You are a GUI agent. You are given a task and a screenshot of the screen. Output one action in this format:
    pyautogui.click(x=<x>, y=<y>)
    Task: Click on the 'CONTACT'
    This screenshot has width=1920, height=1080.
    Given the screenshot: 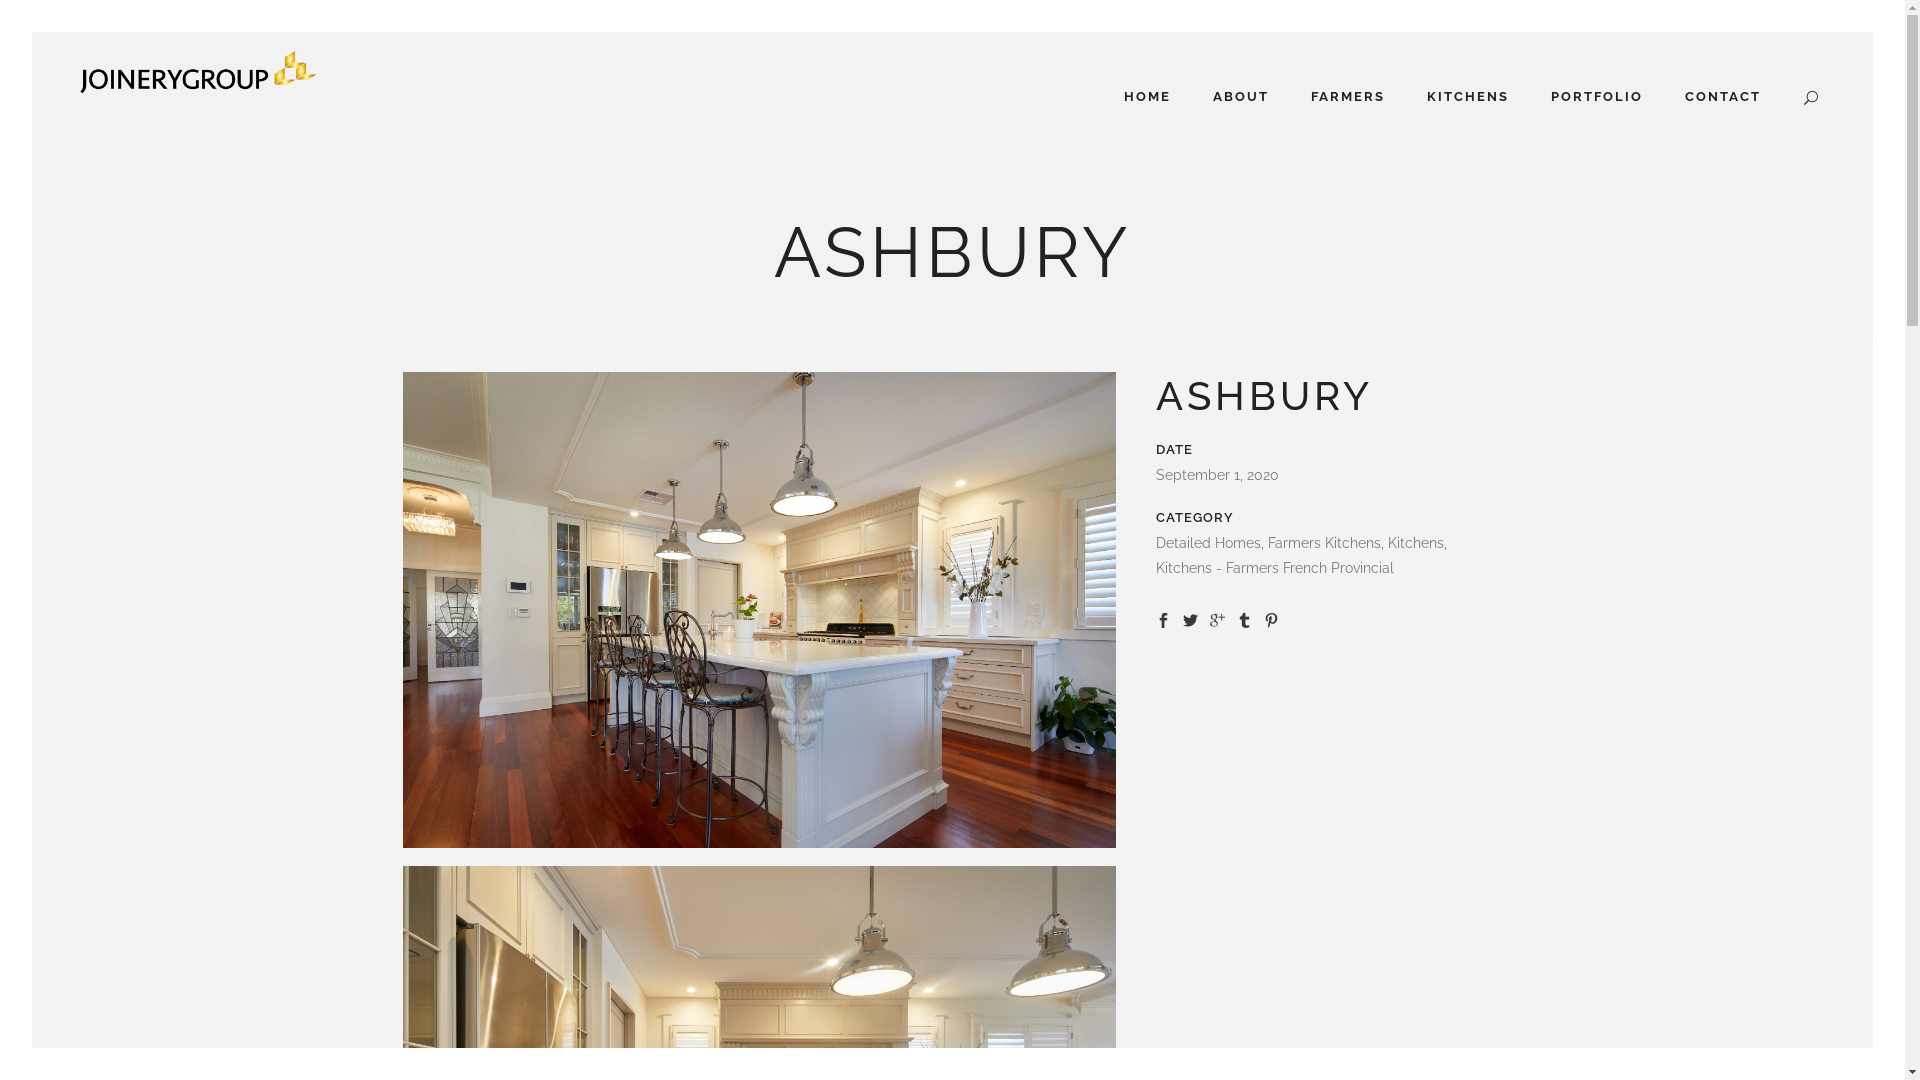 What is the action you would take?
    pyautogui.click(x=1722, y=96)
    